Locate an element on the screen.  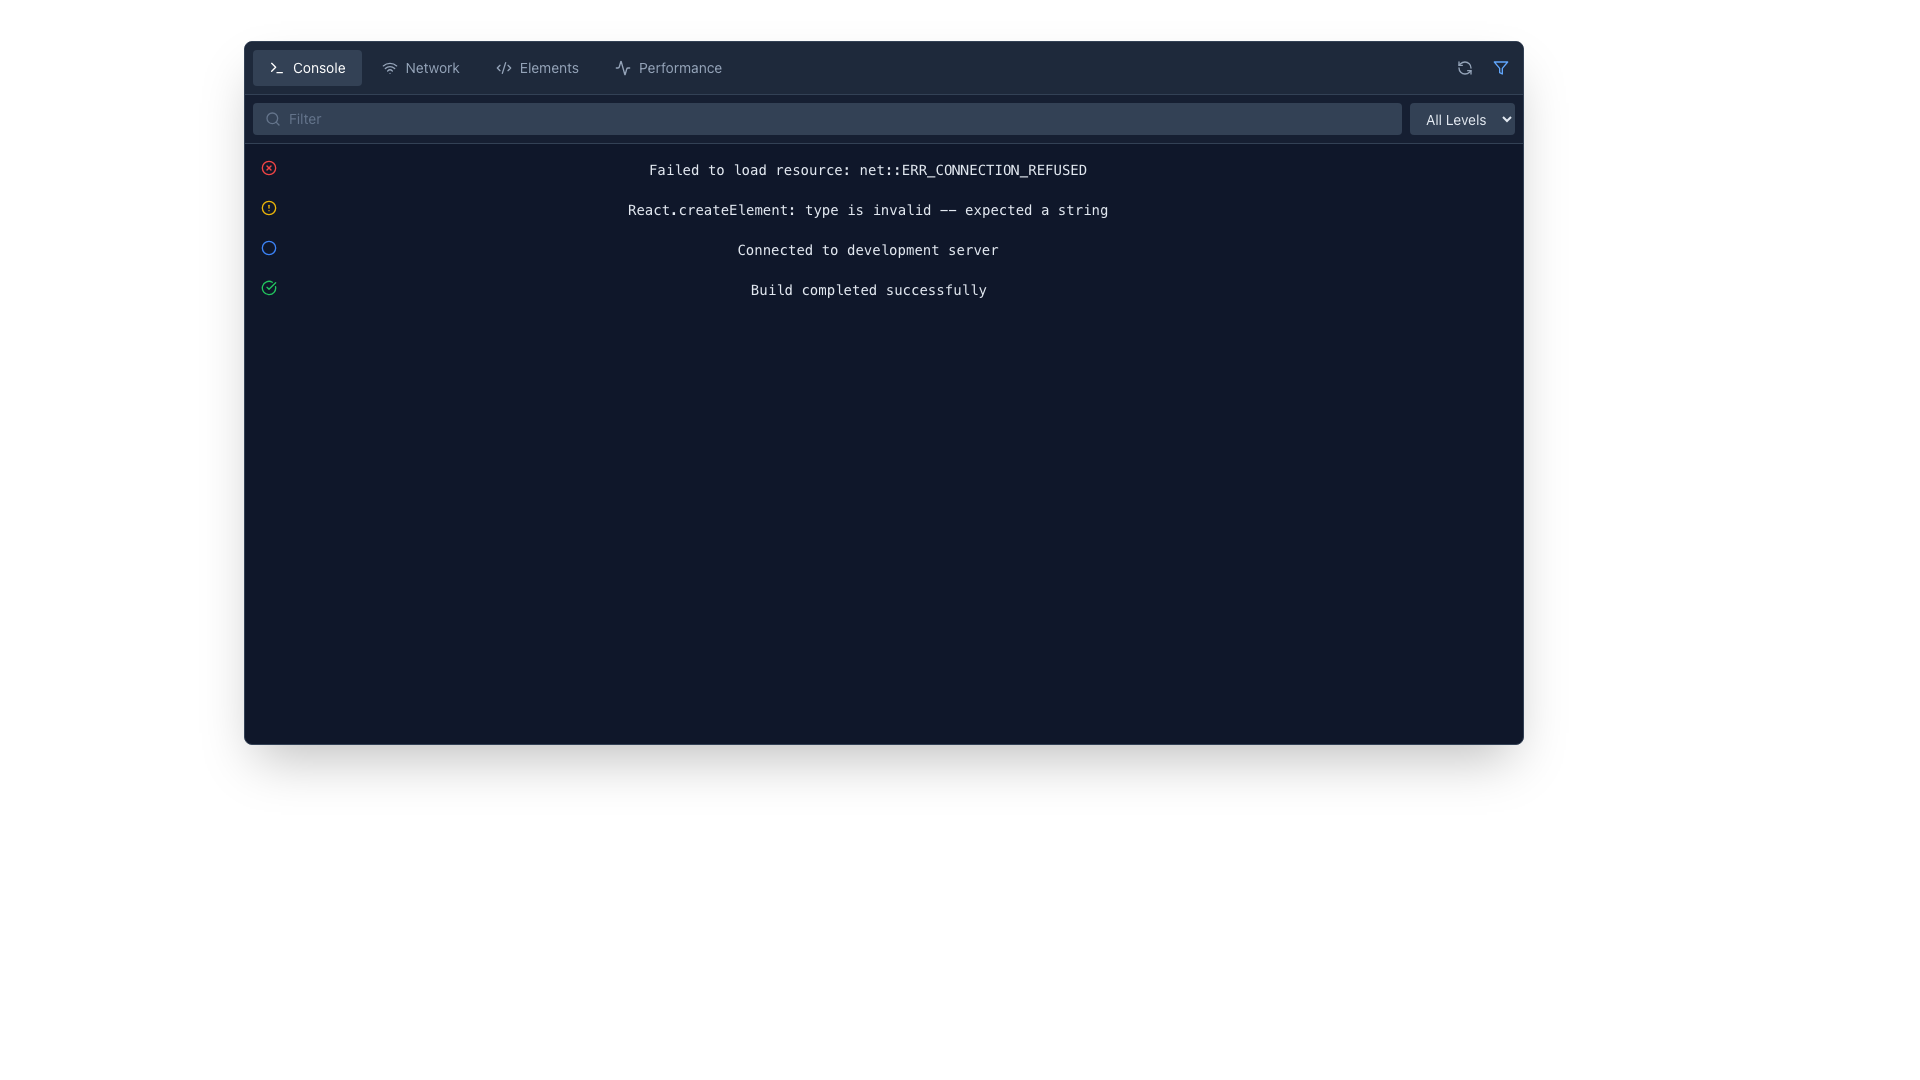
the 'Elements' navigation menu item, which is the third tab located between the 'Network' and 'Performance' tabs is located at coordinates (495, 67).